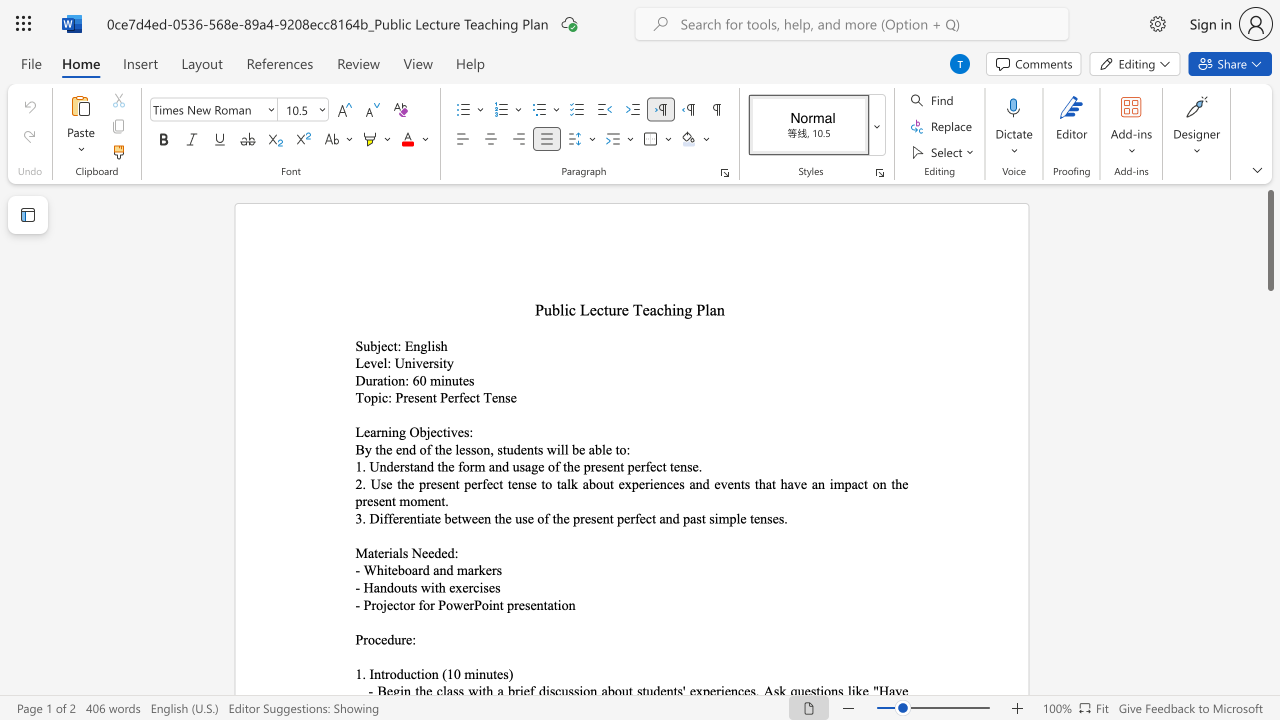  I want to click on the space between the continuous character "e" and "e" in the text, so click(427, 553).